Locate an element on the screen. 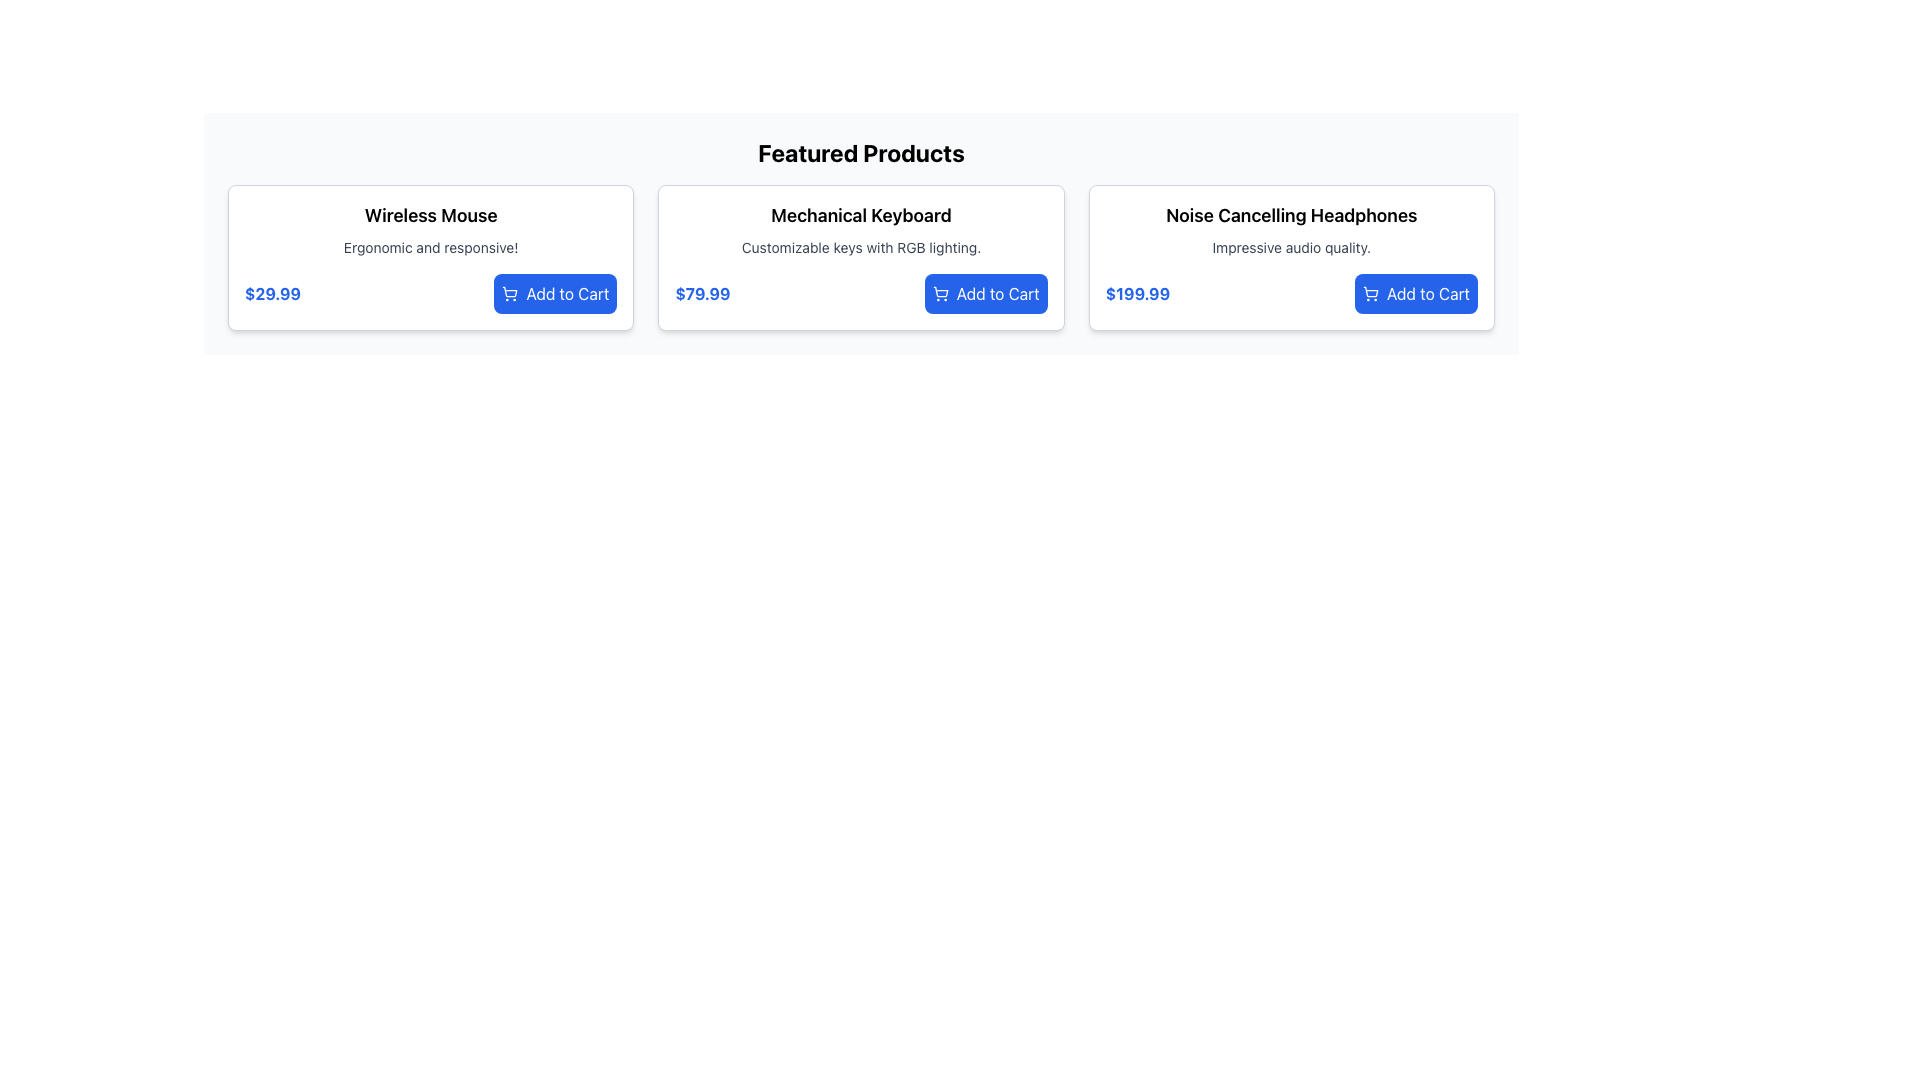  text content of the price label displaying '$199.99' in bold blue font, located to the left of the 'Add to Cart' button within the 'Noise Cancelling Headphones' product card is located at coordinates (1137, 293).